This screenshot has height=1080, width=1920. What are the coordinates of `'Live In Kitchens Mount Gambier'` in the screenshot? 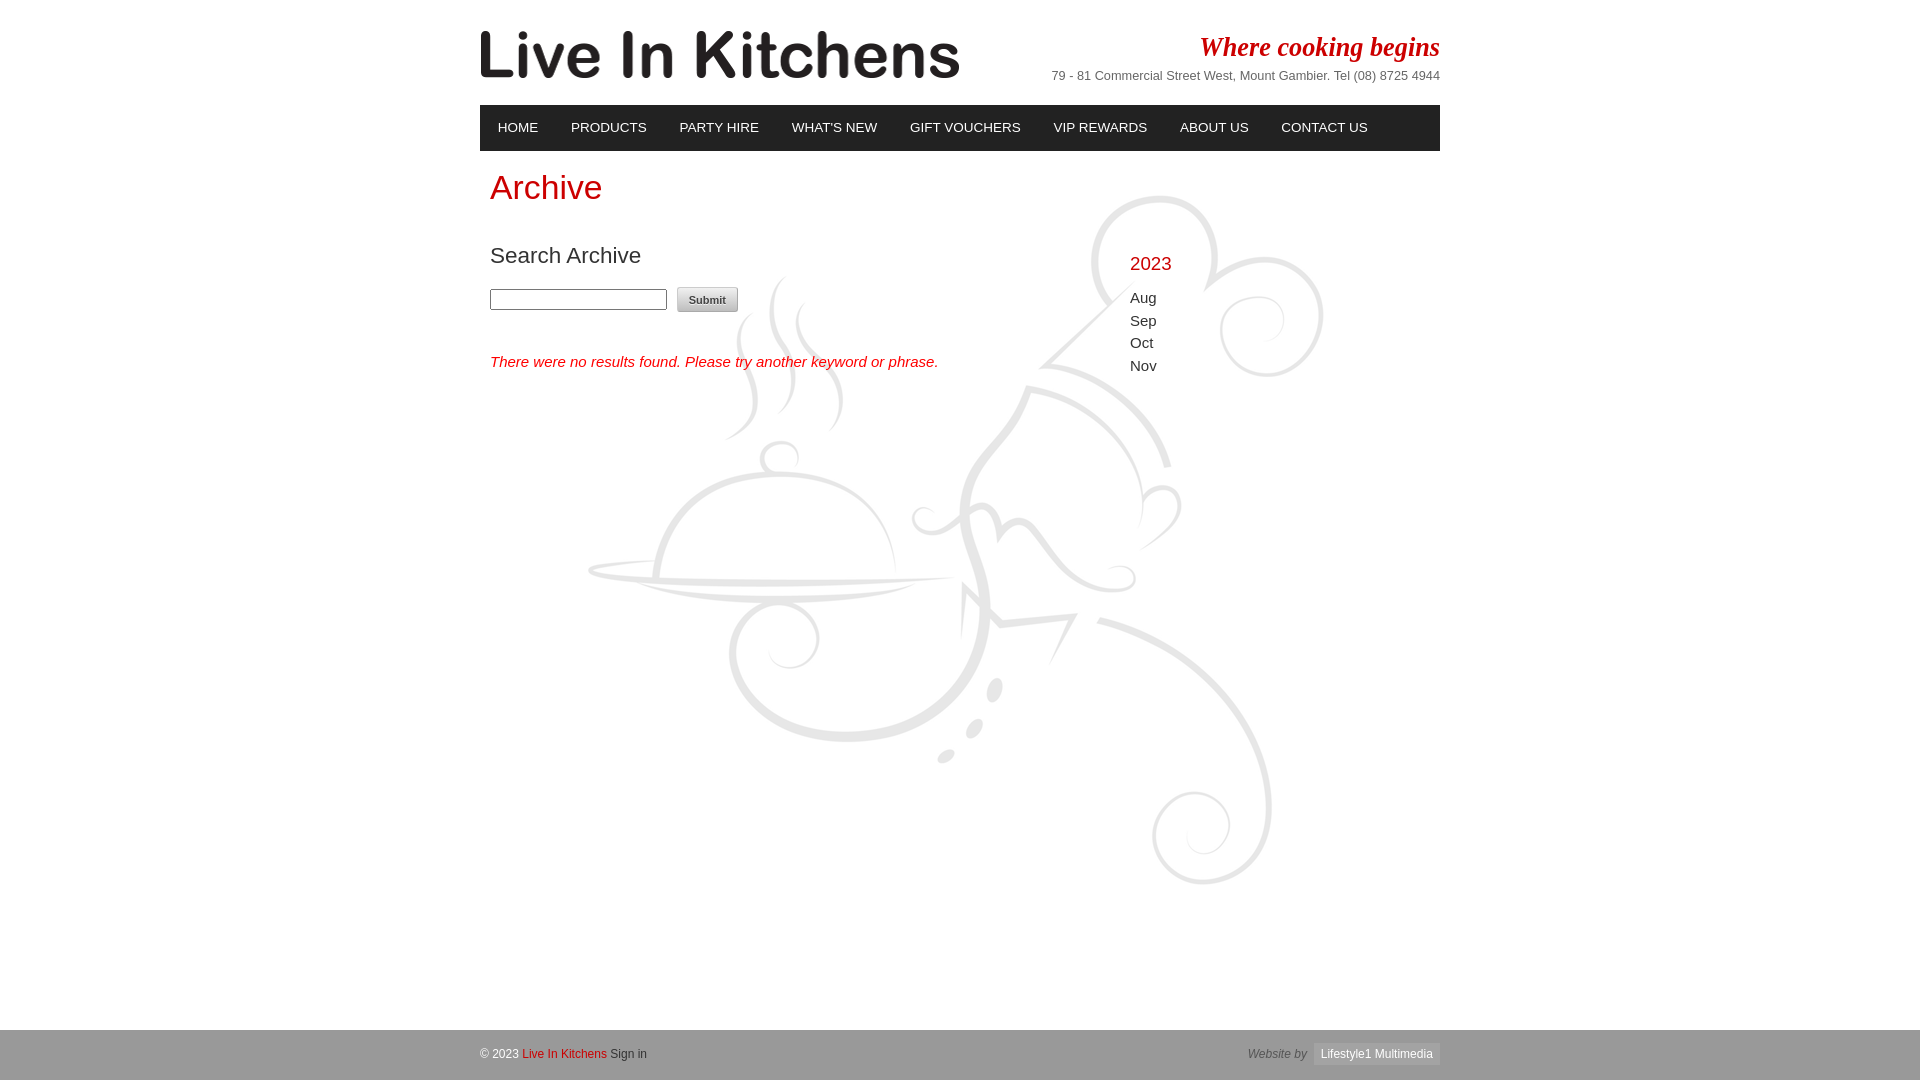 It's located at (720, 53).